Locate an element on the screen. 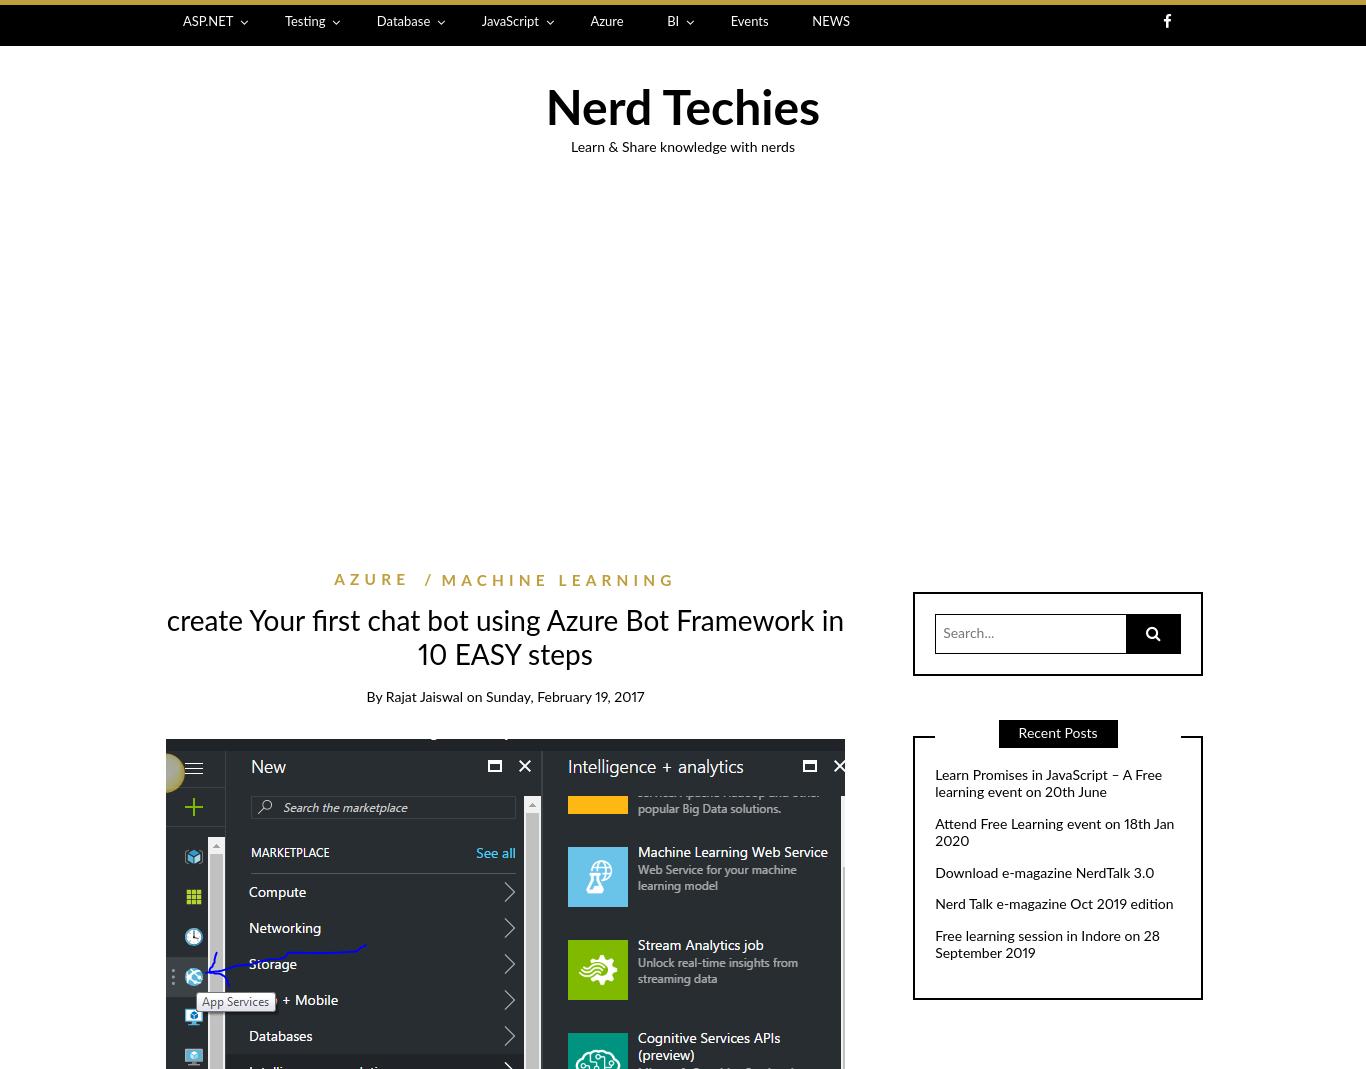 Image resolution: width=1366 pixels, height=1069 pixels. 'Download e-magazine NerdTalk 3.0' is located at coordinates (1043, 872).